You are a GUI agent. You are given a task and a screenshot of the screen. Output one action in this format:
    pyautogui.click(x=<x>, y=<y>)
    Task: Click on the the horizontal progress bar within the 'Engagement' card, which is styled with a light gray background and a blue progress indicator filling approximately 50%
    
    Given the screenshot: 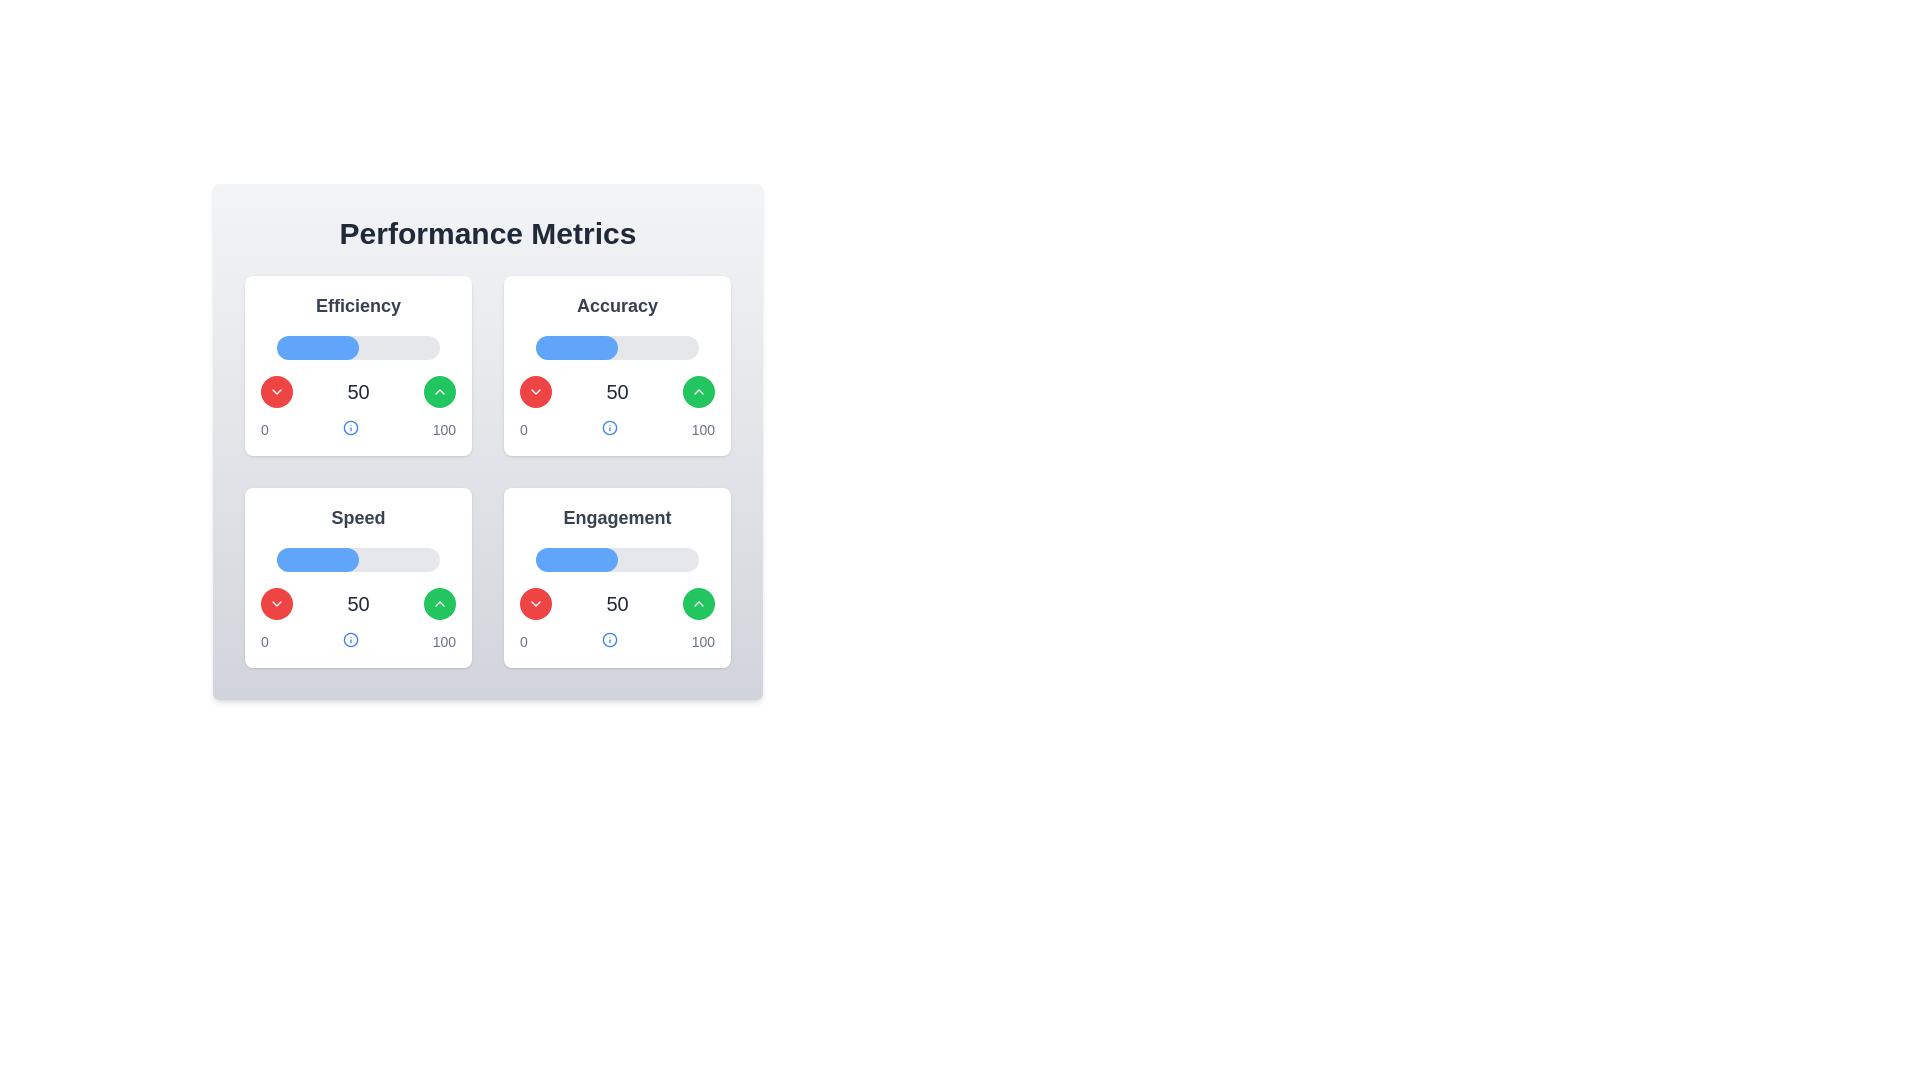 What is the action you would take?
    pyautogui.click(x=616, y=559)
    